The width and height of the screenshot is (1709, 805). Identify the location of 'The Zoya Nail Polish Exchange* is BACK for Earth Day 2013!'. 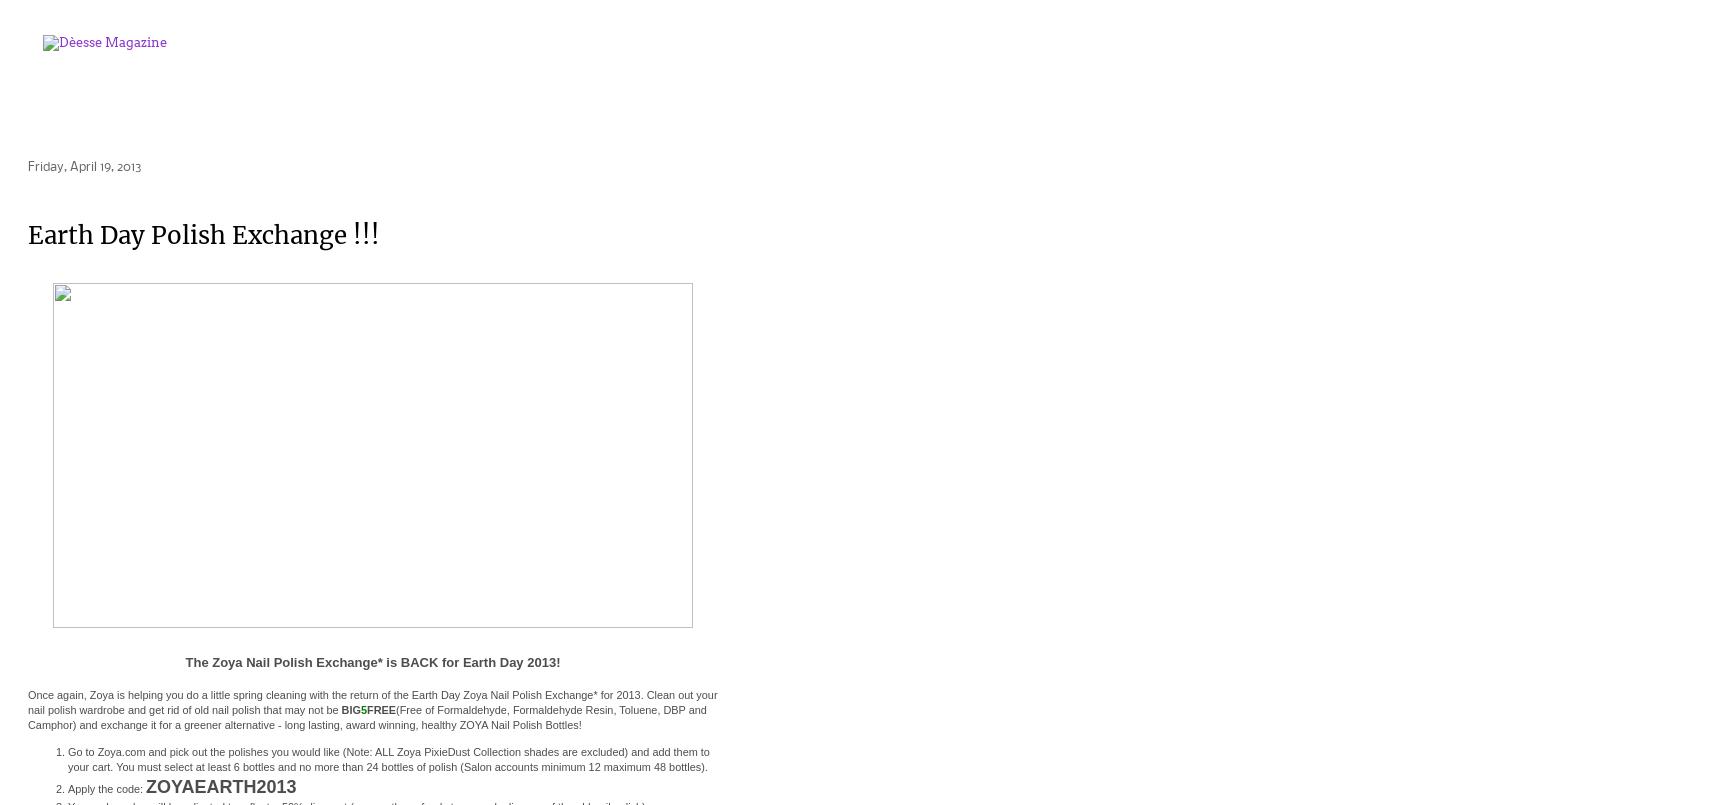
(371, 661).